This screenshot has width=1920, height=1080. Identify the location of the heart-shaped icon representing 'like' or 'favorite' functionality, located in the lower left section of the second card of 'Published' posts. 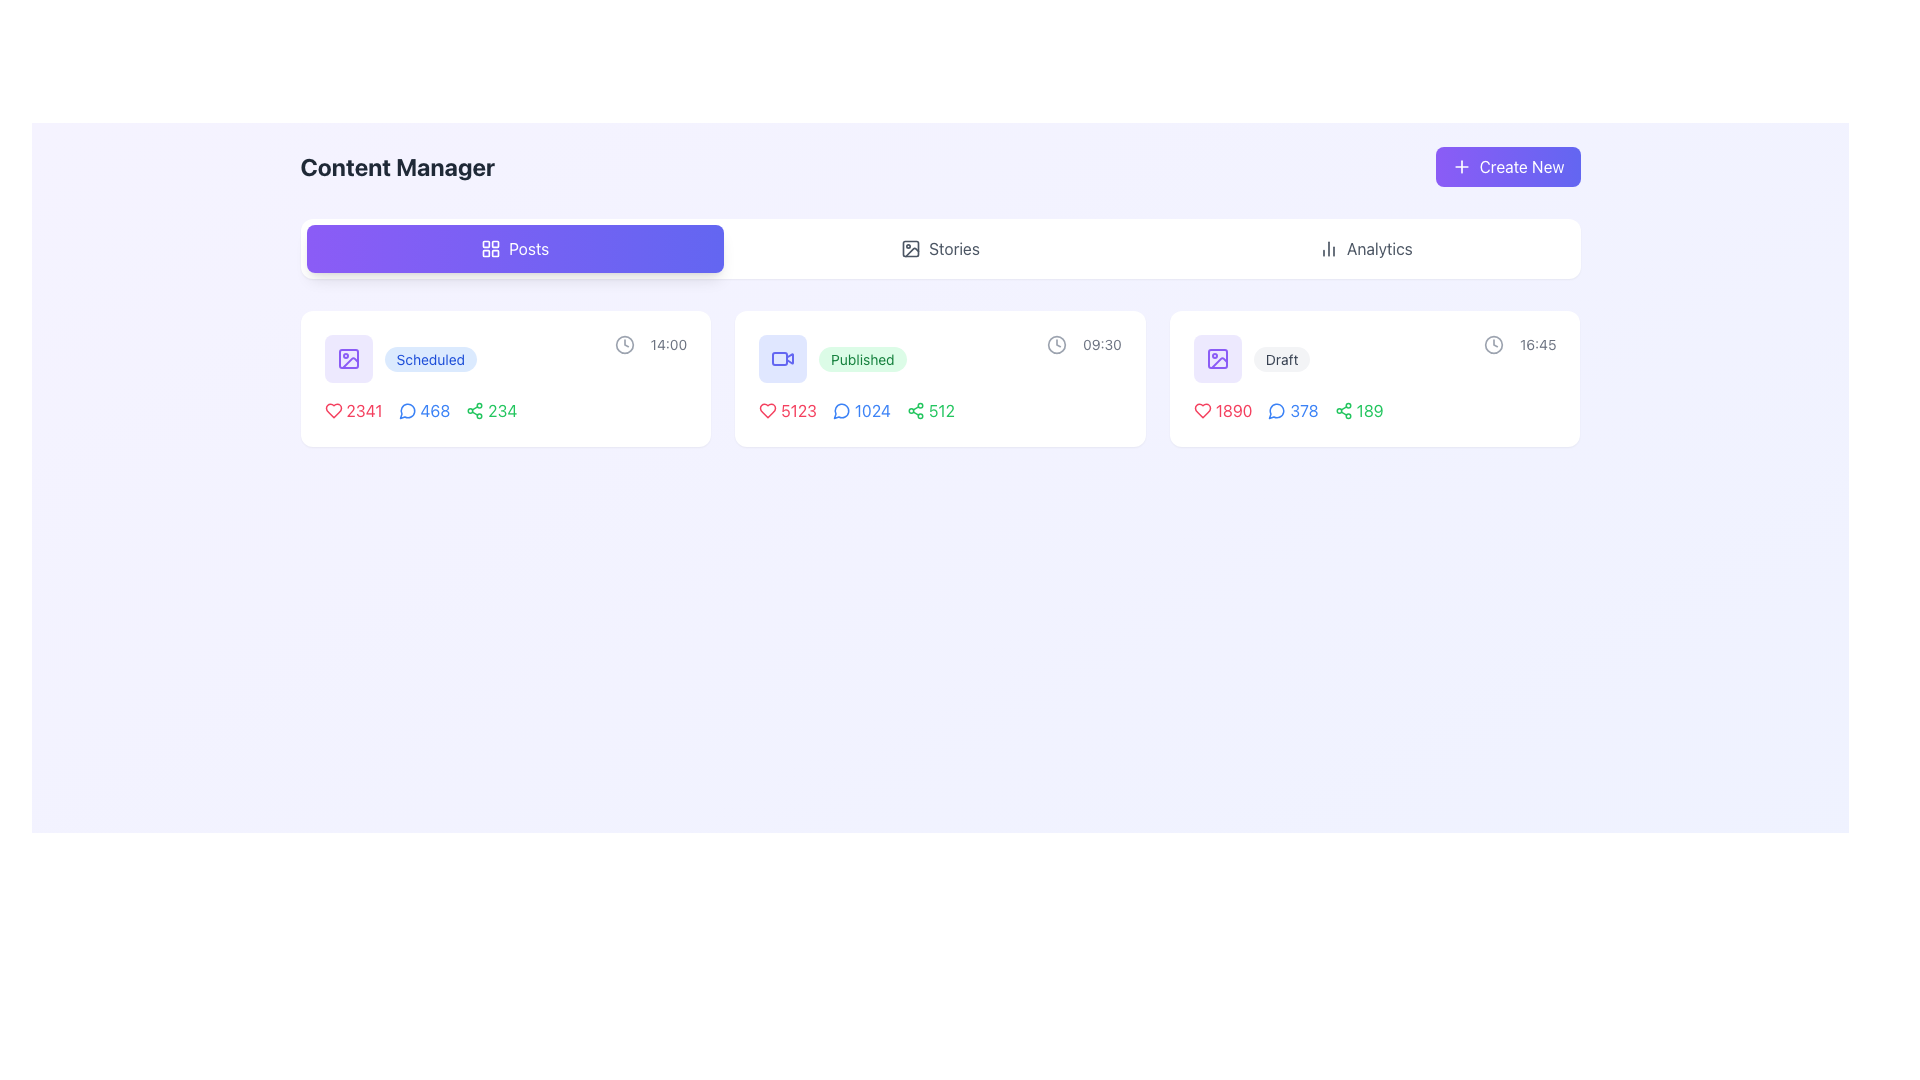
(767, 410).